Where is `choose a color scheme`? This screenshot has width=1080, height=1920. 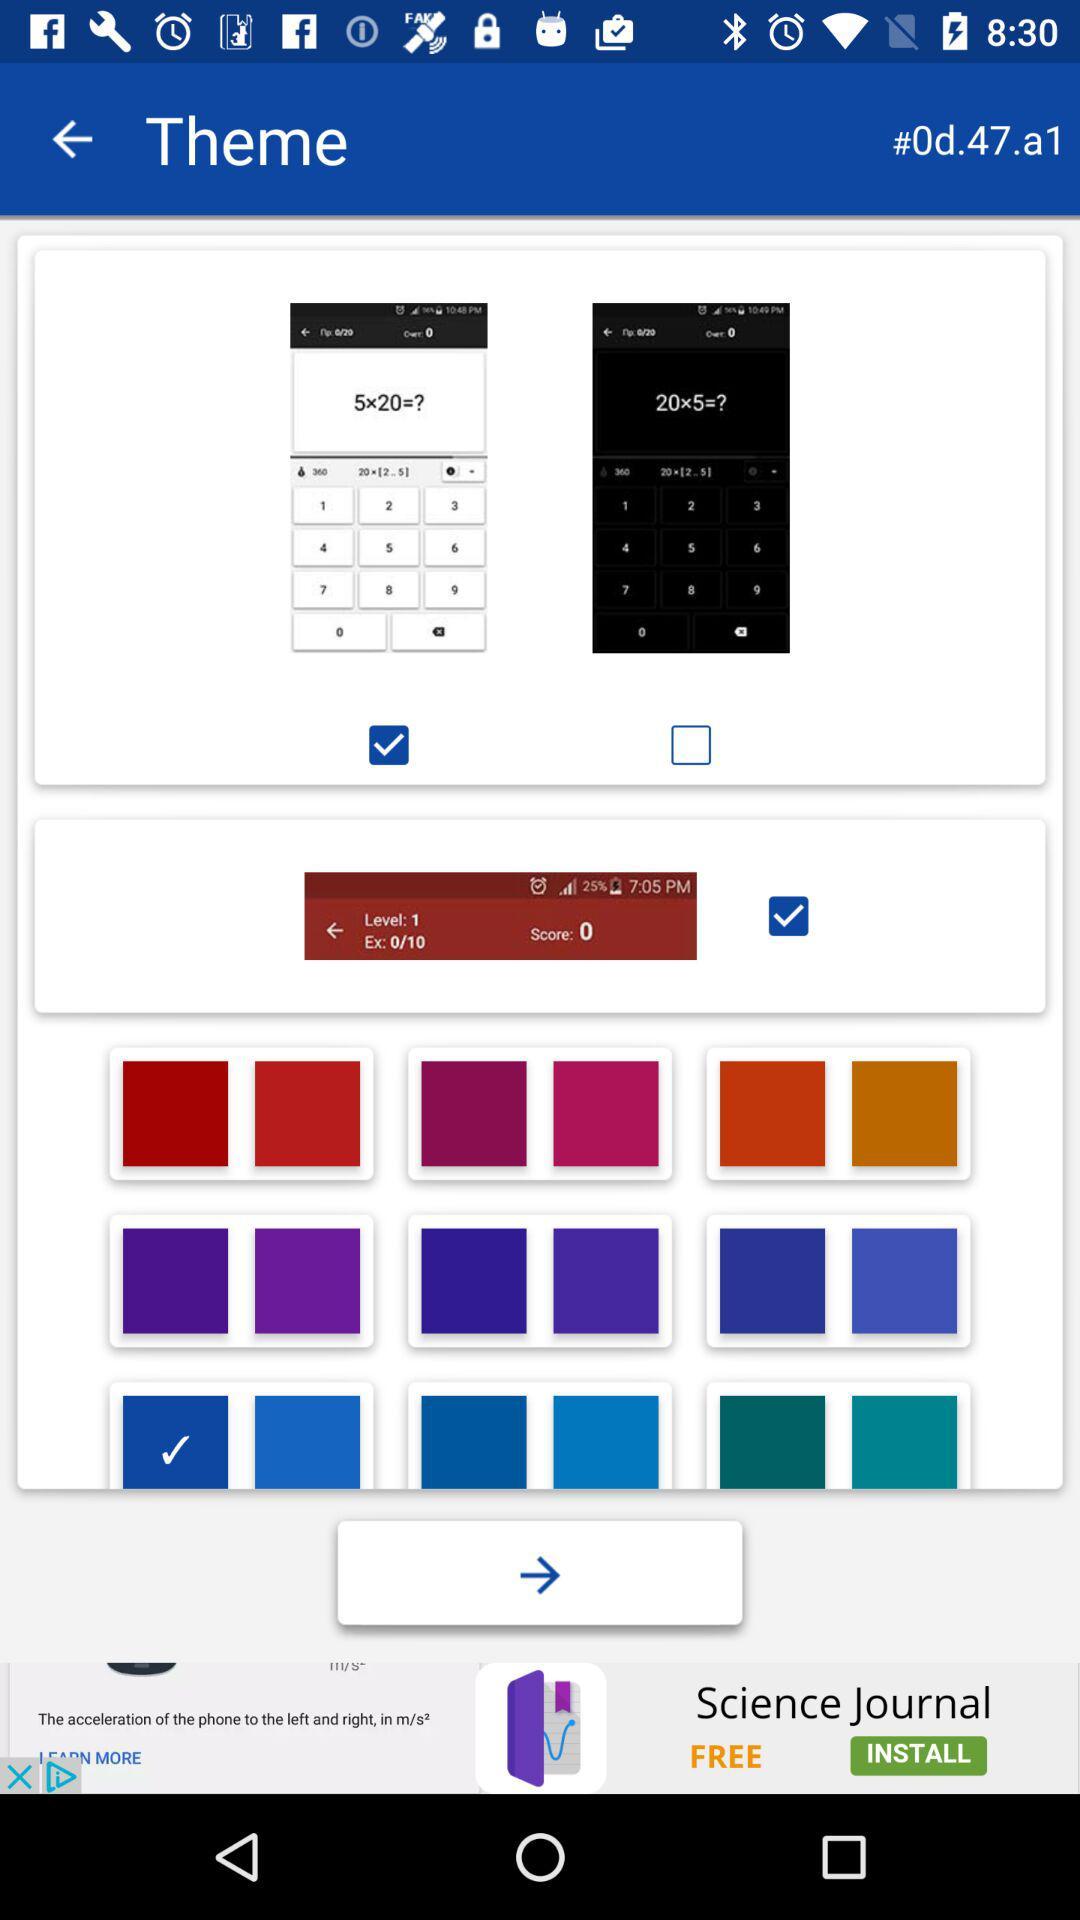
choose a color scheme is located at coordinates (474, 1448).